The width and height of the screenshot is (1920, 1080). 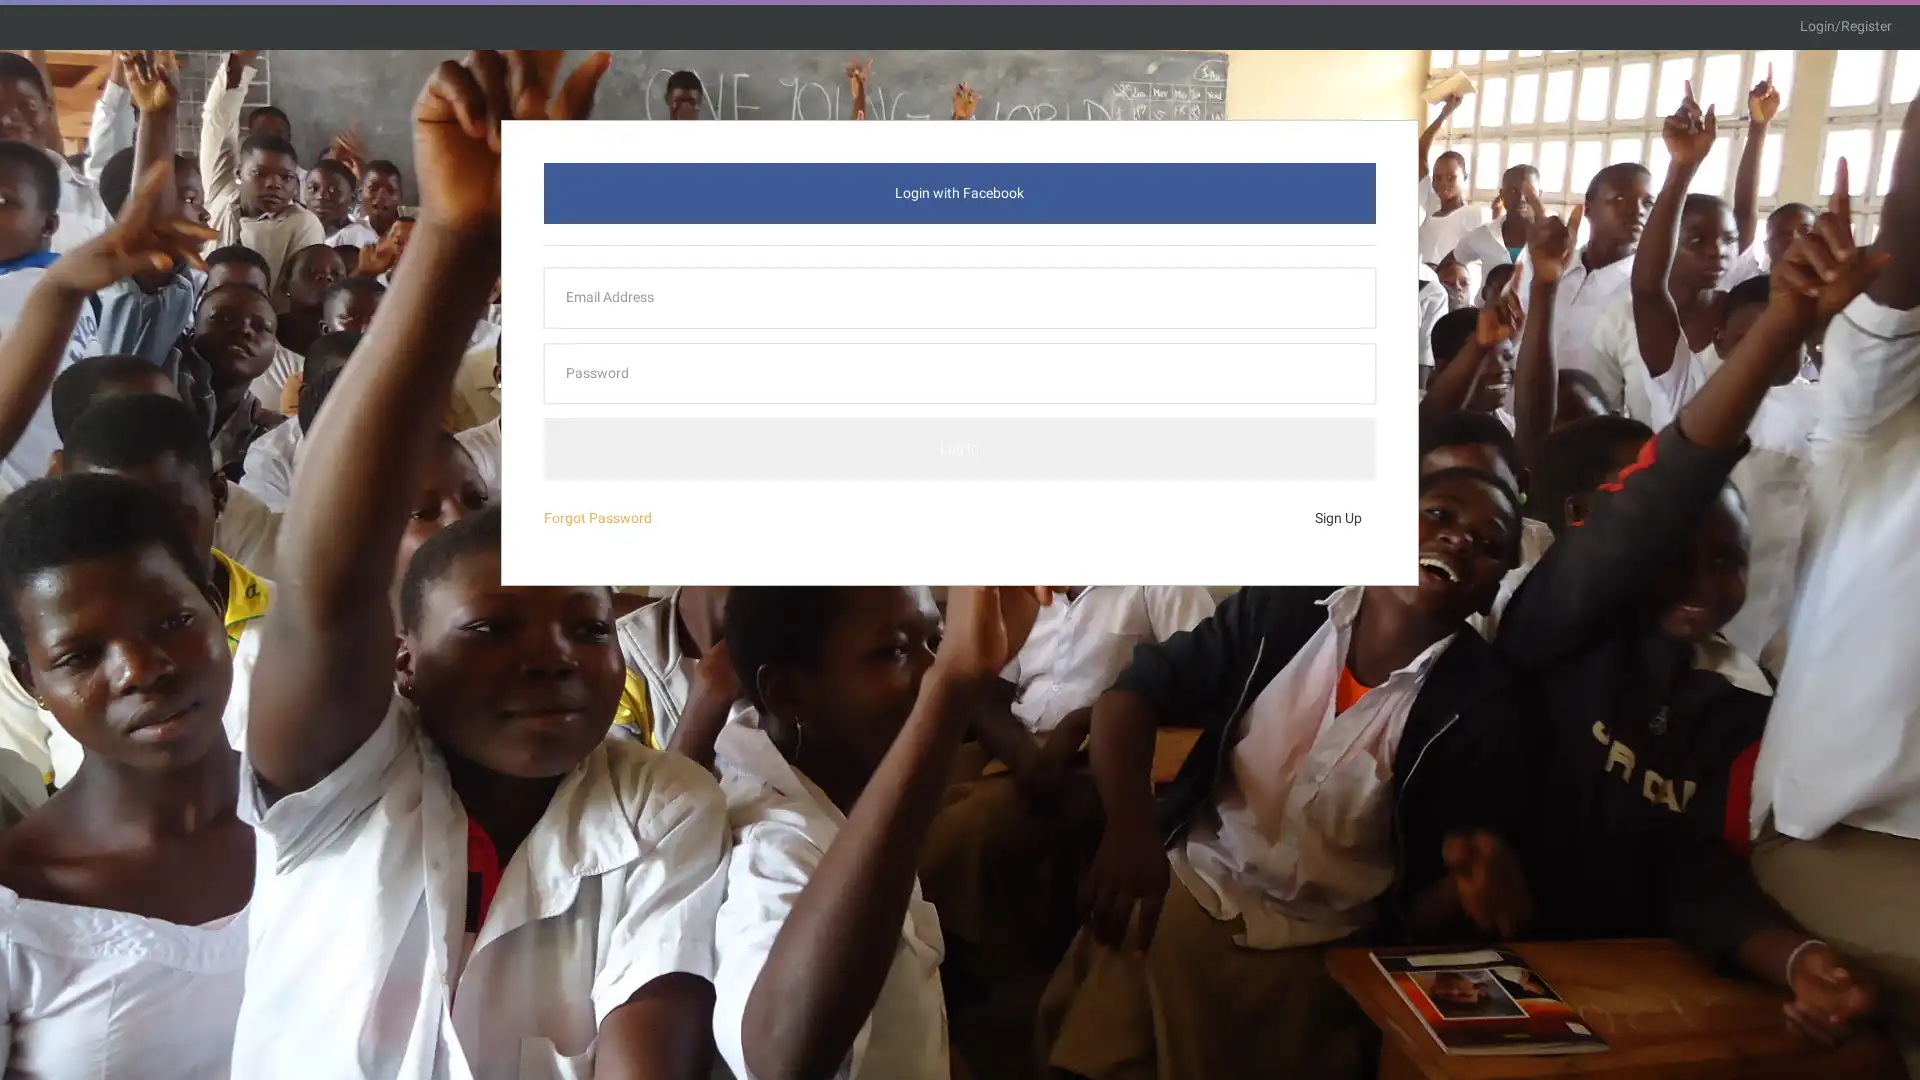 What do you see at coordinates (958, 447) in the screenshot?
I see `Log In` at bounding box center [958, 447].